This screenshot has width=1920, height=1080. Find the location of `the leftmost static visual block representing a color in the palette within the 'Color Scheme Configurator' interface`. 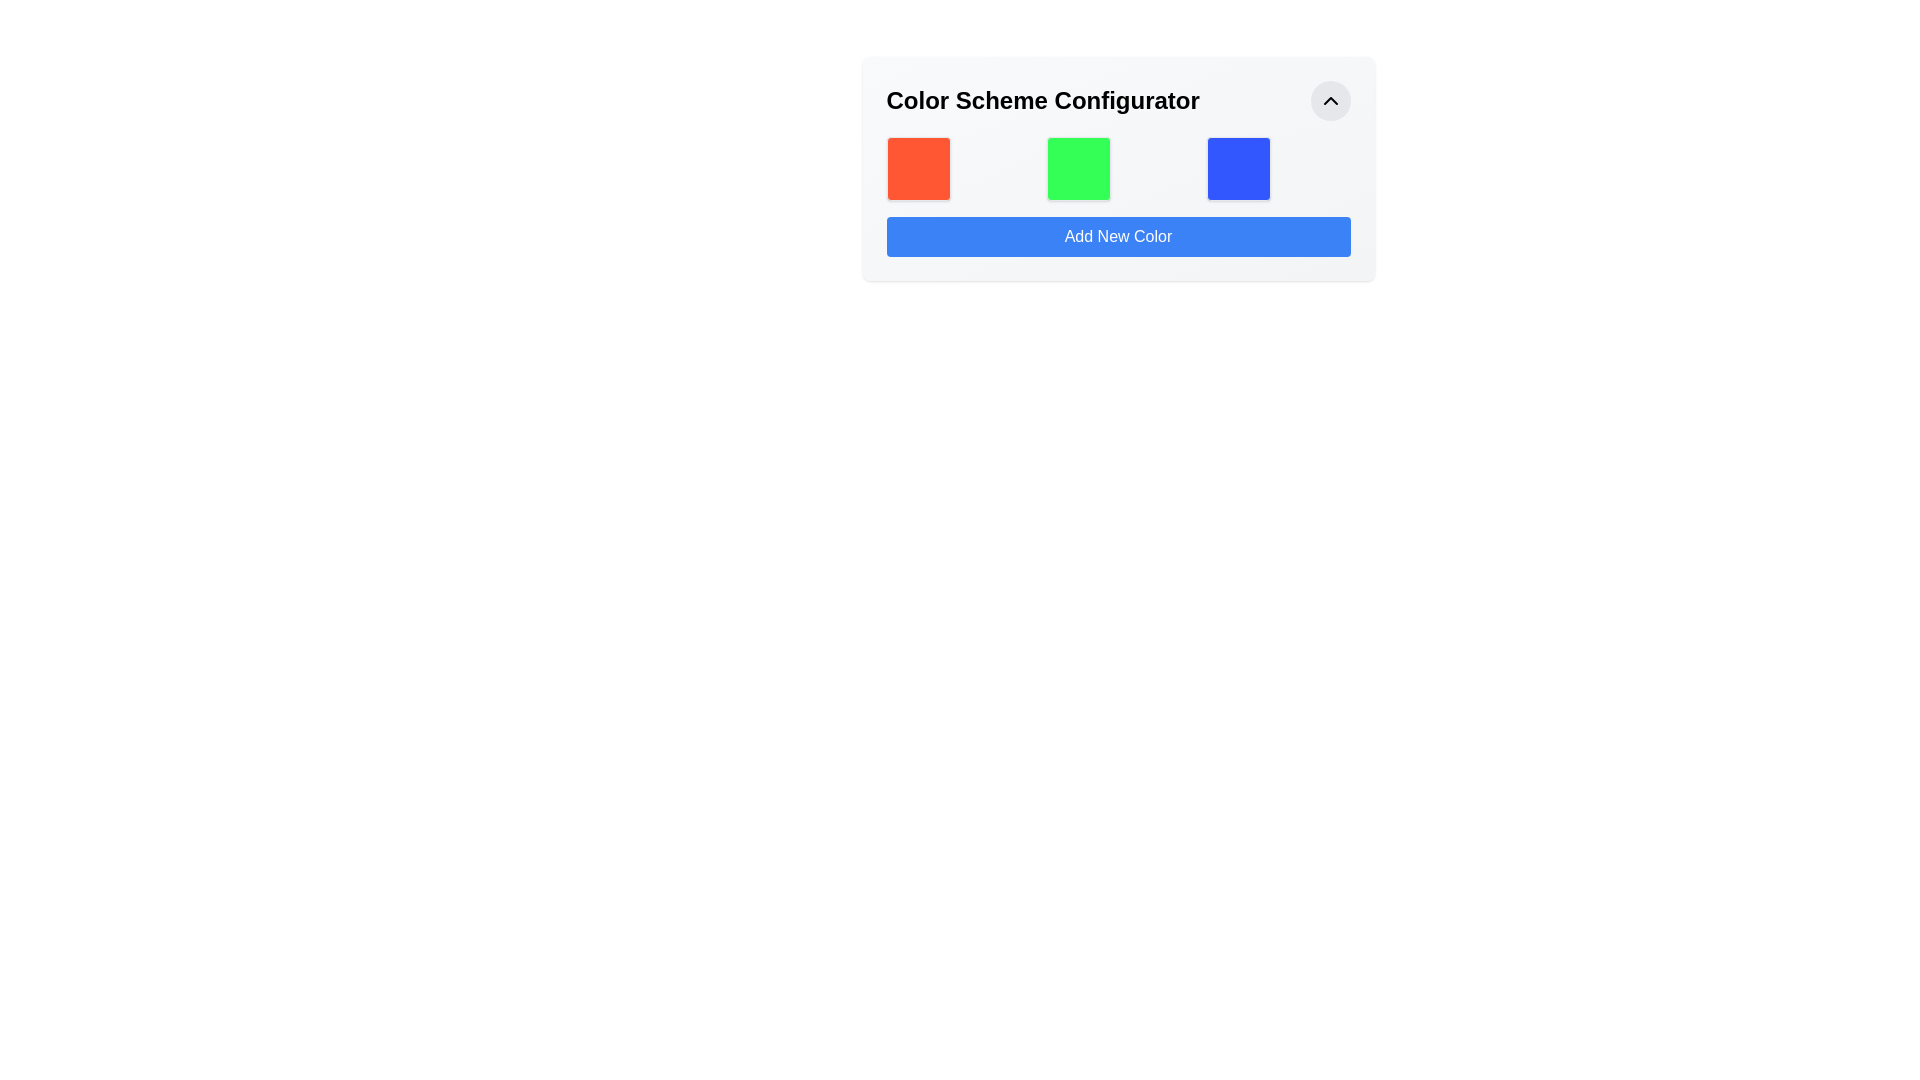

the leftmost static visual block representing a color in the palette within the 'Color Scheme Configurator' interface is located at coordinates (917, 168).